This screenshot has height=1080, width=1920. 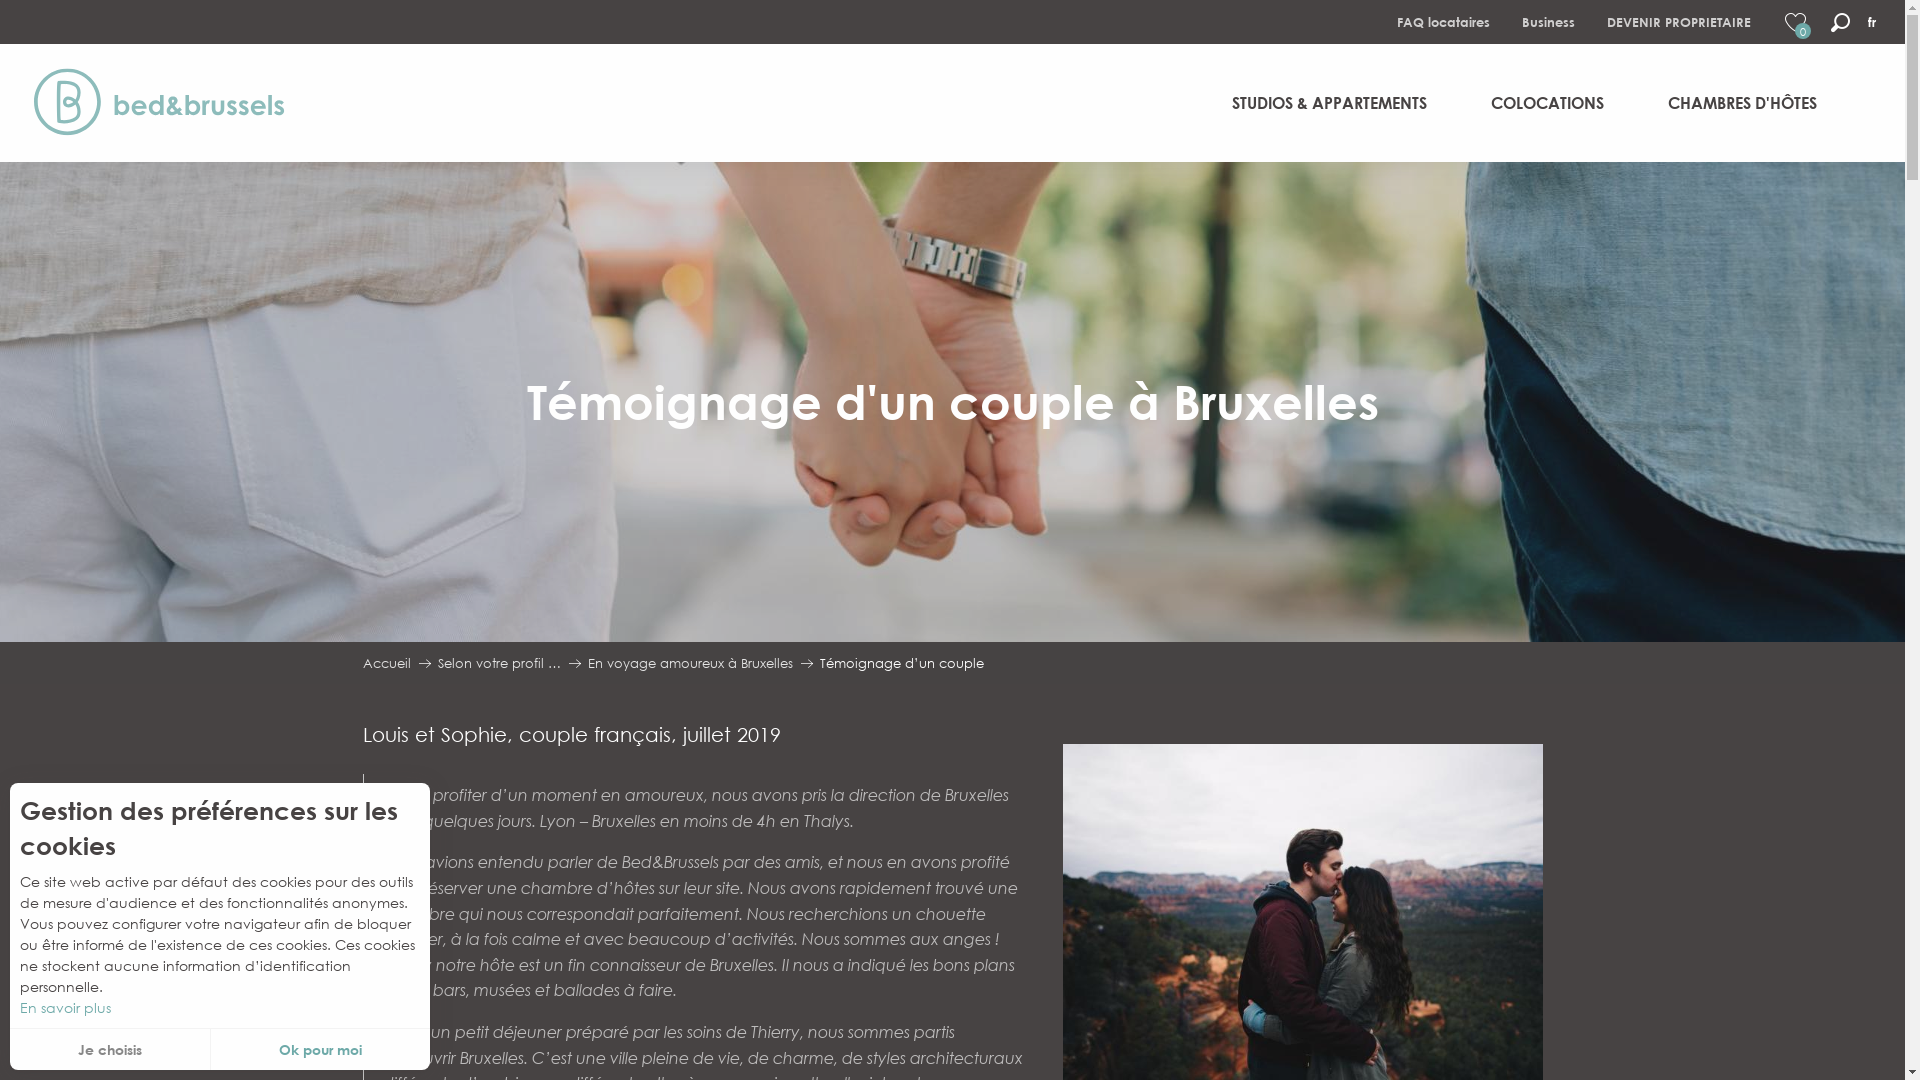 What do you see at coordinates (1679, 22) in the screenshot?
I see `'DEVENIR PROPRIETAIRE'` at bounding box center [1679, 22].